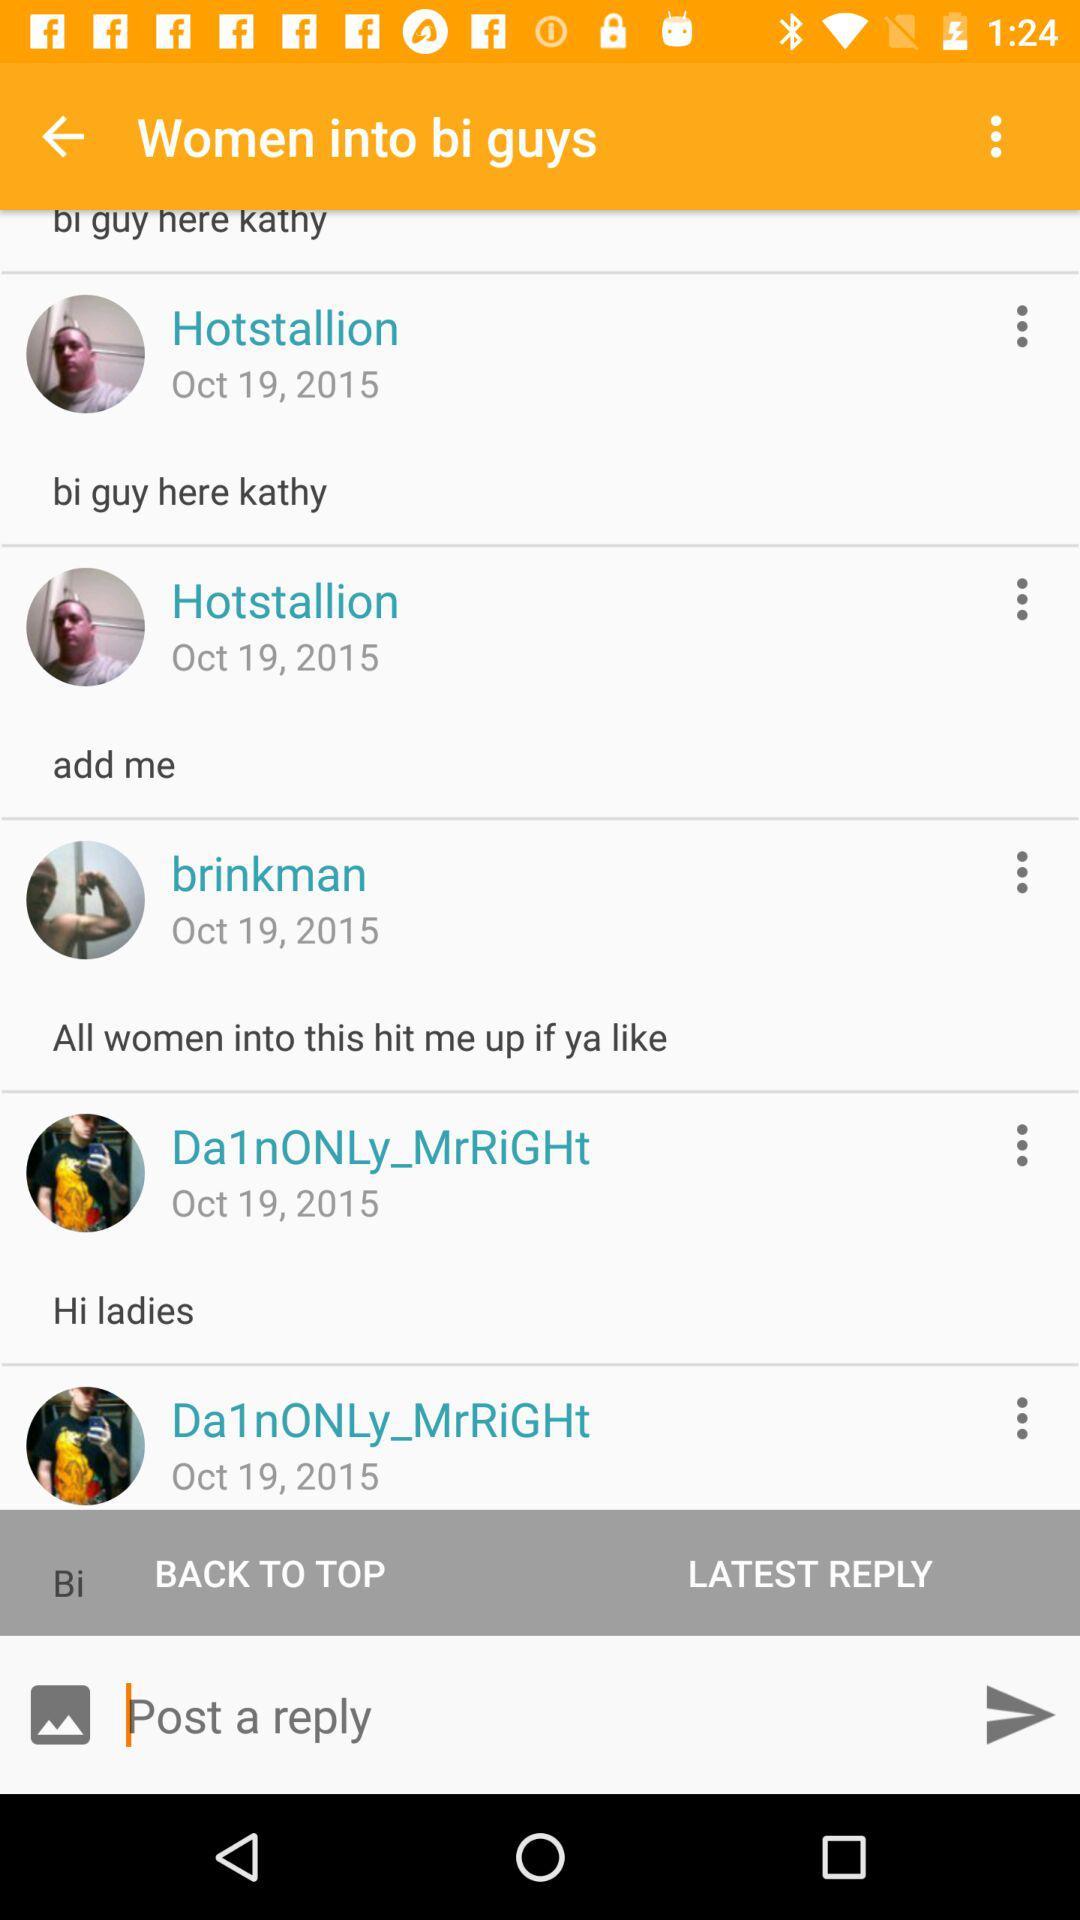  I want to click on this profile, so click(84, 1172).